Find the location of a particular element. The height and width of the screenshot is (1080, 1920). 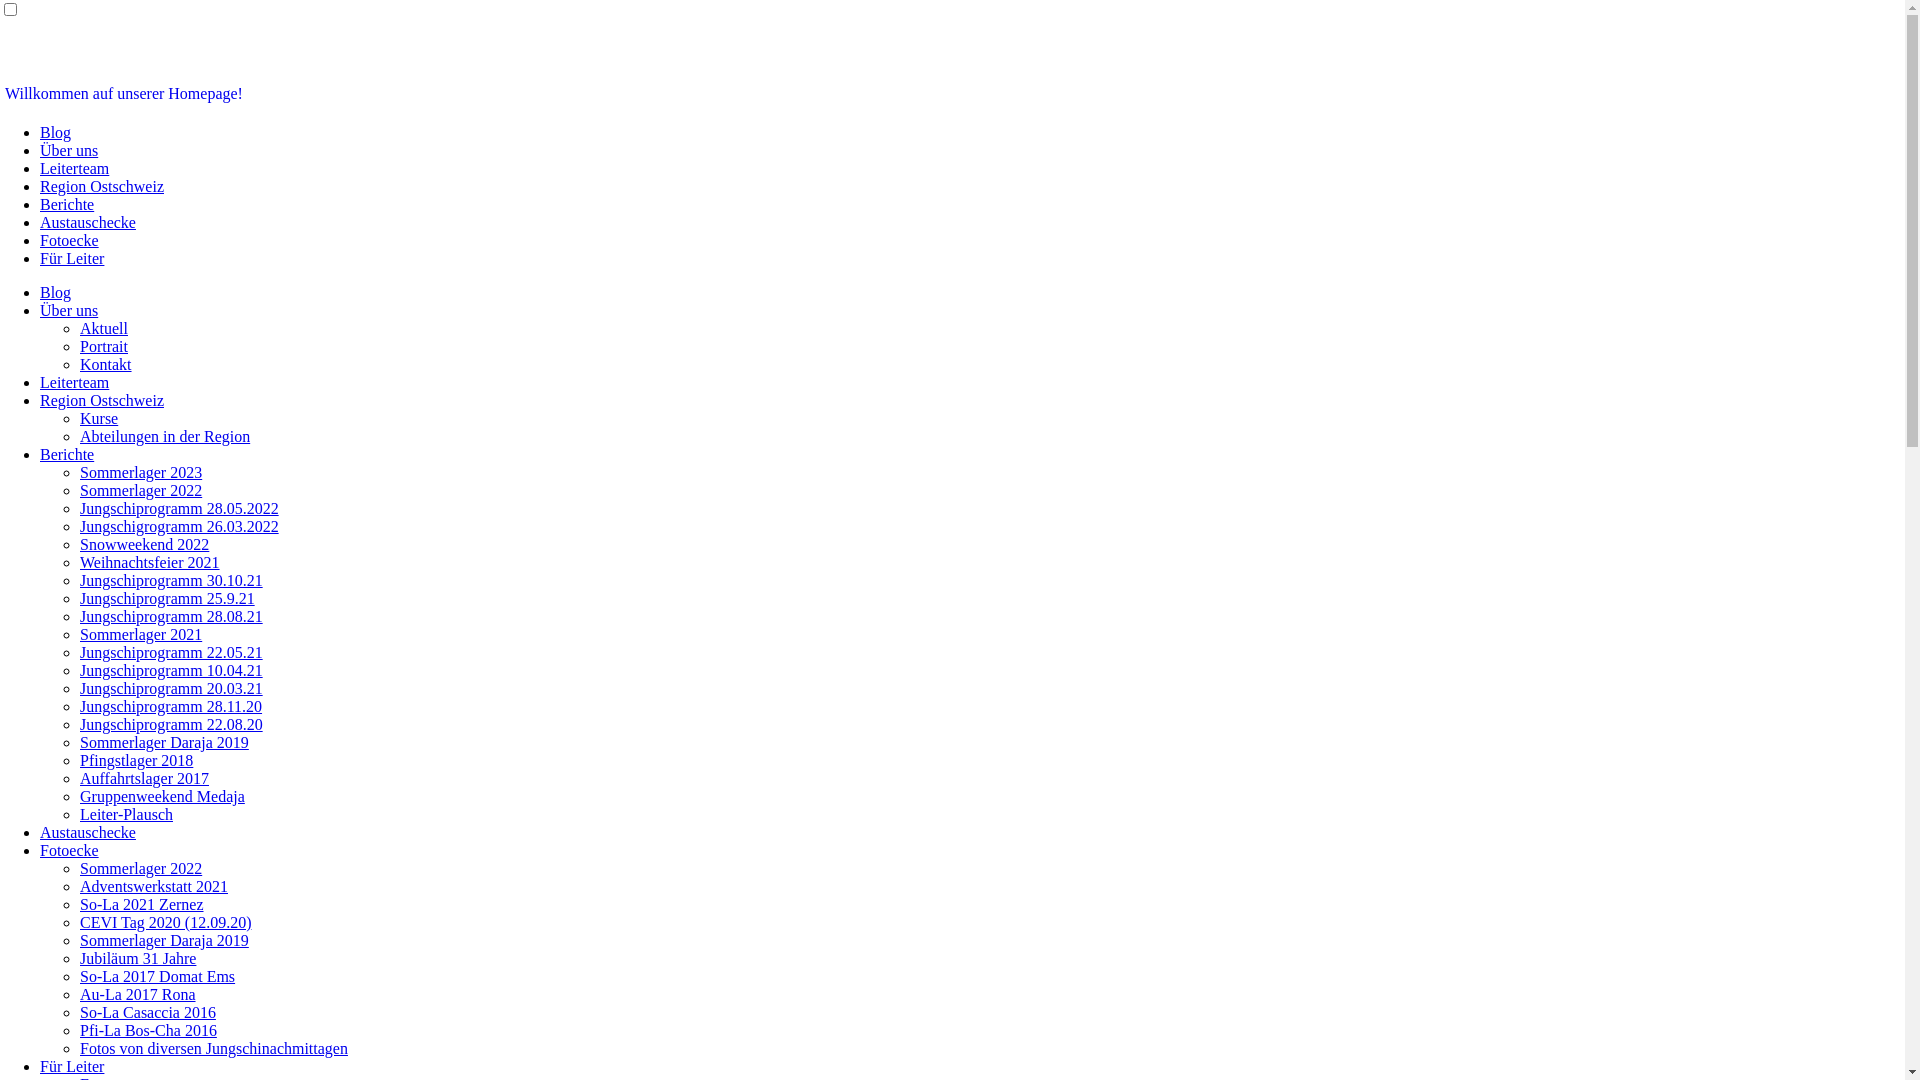

'Abteilungen in der Region' is located at coordinates (80, 435).